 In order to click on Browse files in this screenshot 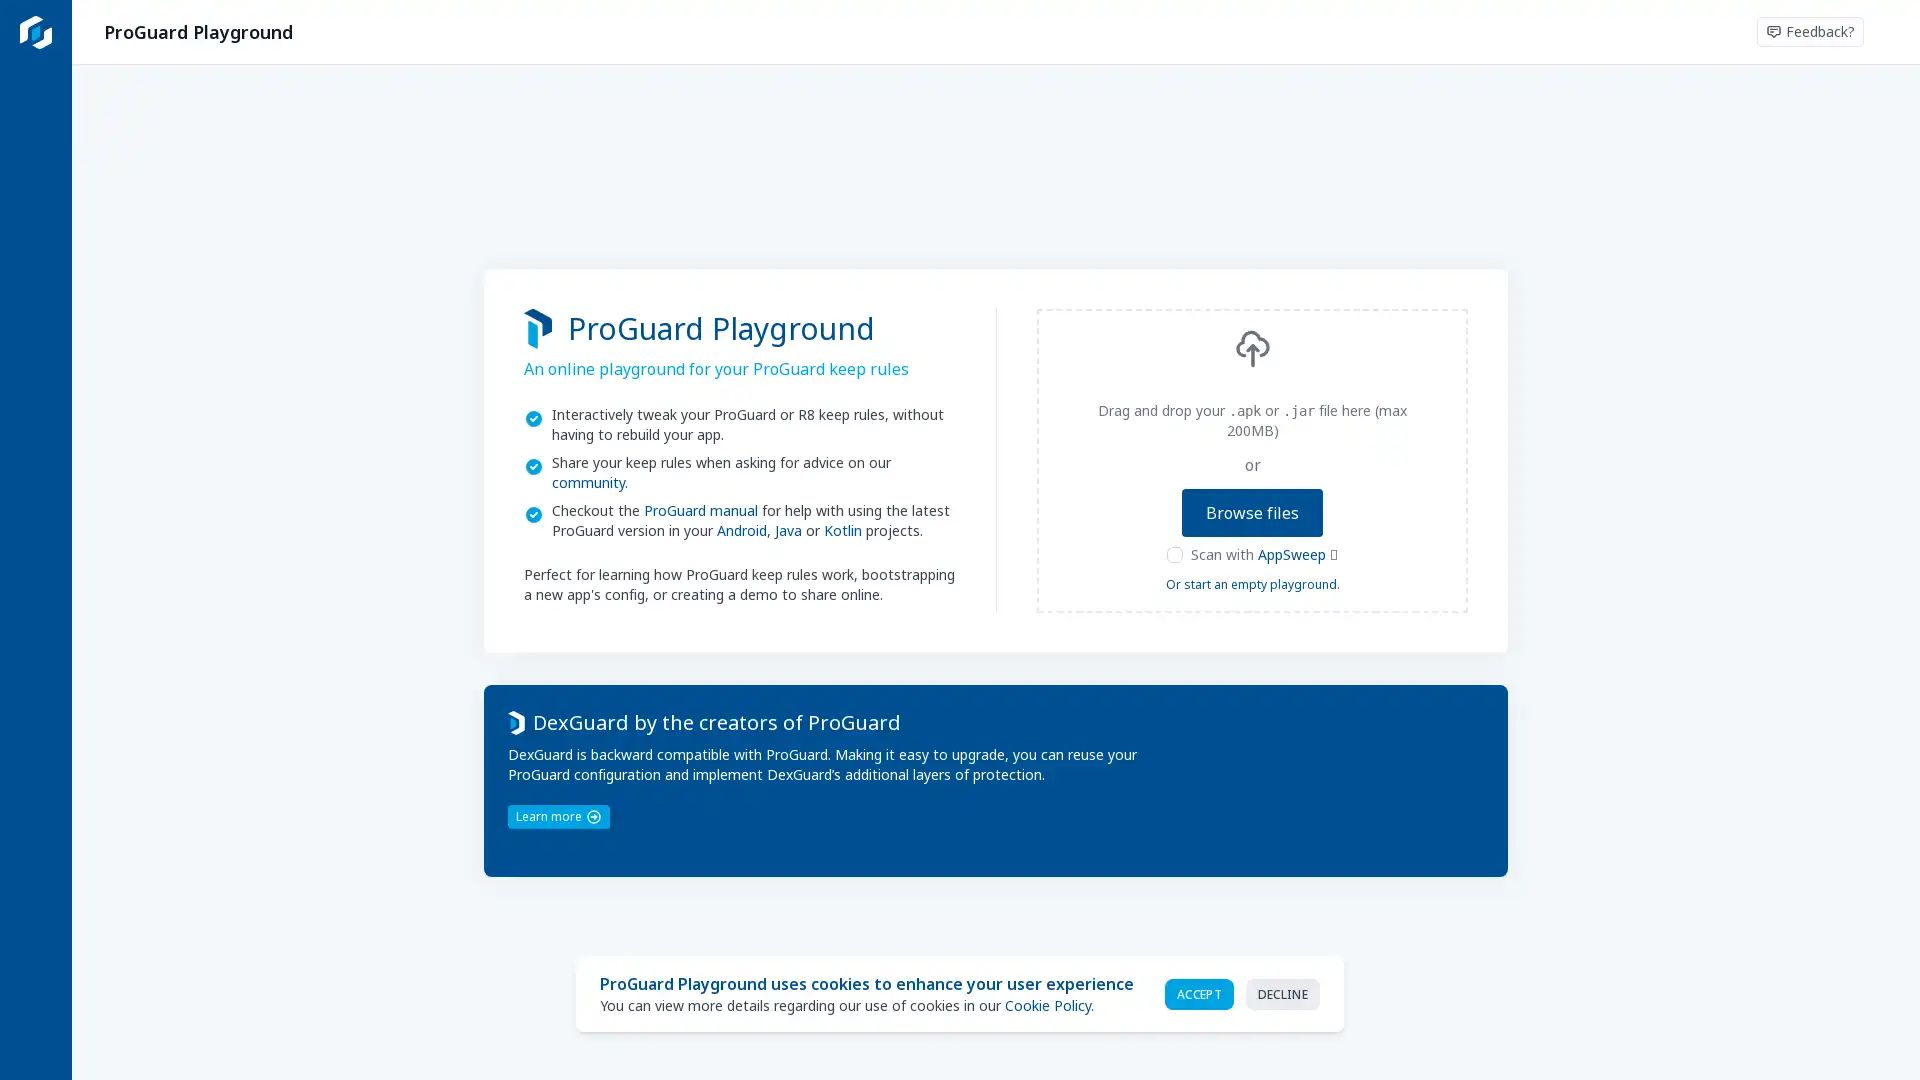, I will do `click(1251, 511)`.